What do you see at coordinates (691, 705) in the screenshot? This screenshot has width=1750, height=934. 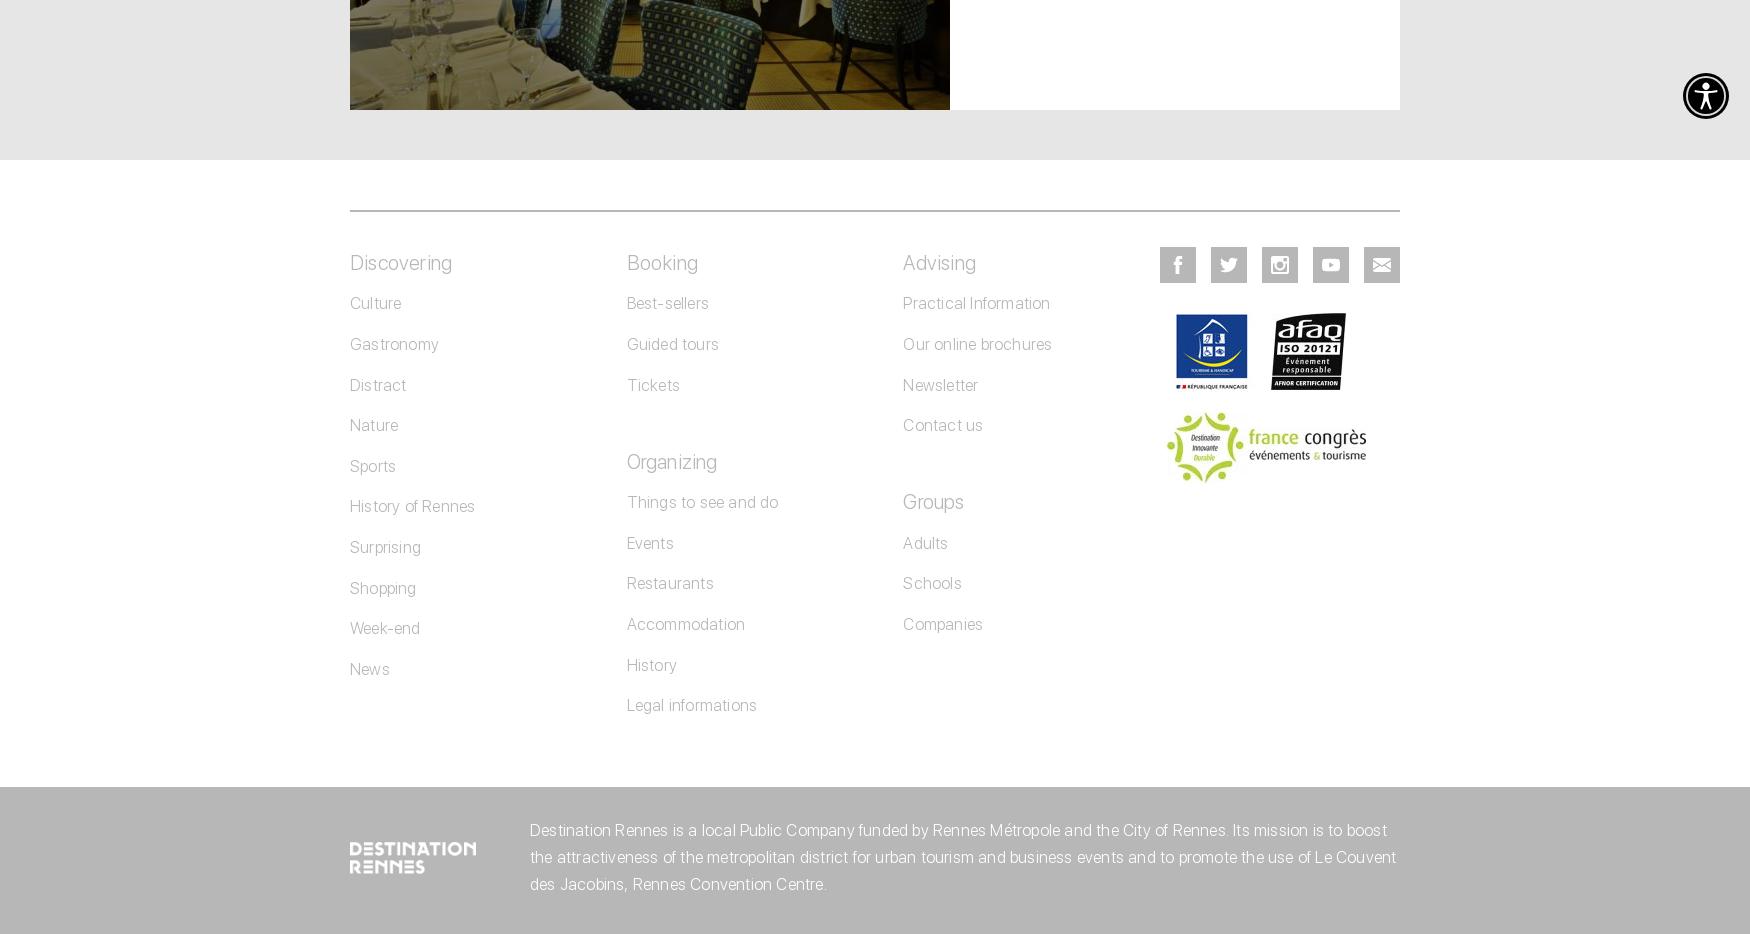 I see `'Legal informations'` at bounding box center [691, 705].